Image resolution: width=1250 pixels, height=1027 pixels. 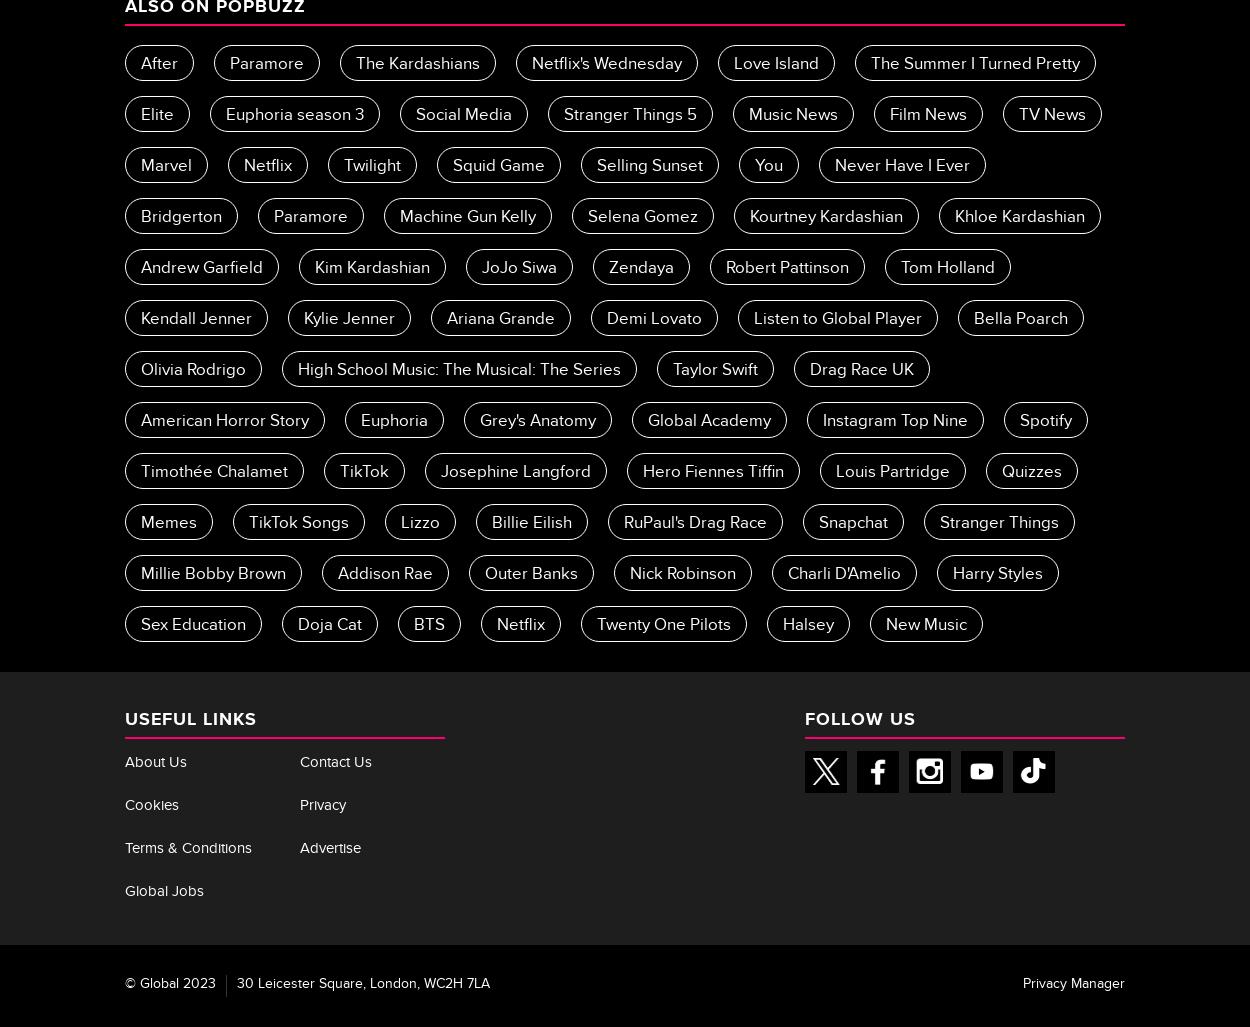 What do you see at coordinates (371, 269) in the screenshot?
I see `'Kim Kardashian'` at bounding box center [371, 269].